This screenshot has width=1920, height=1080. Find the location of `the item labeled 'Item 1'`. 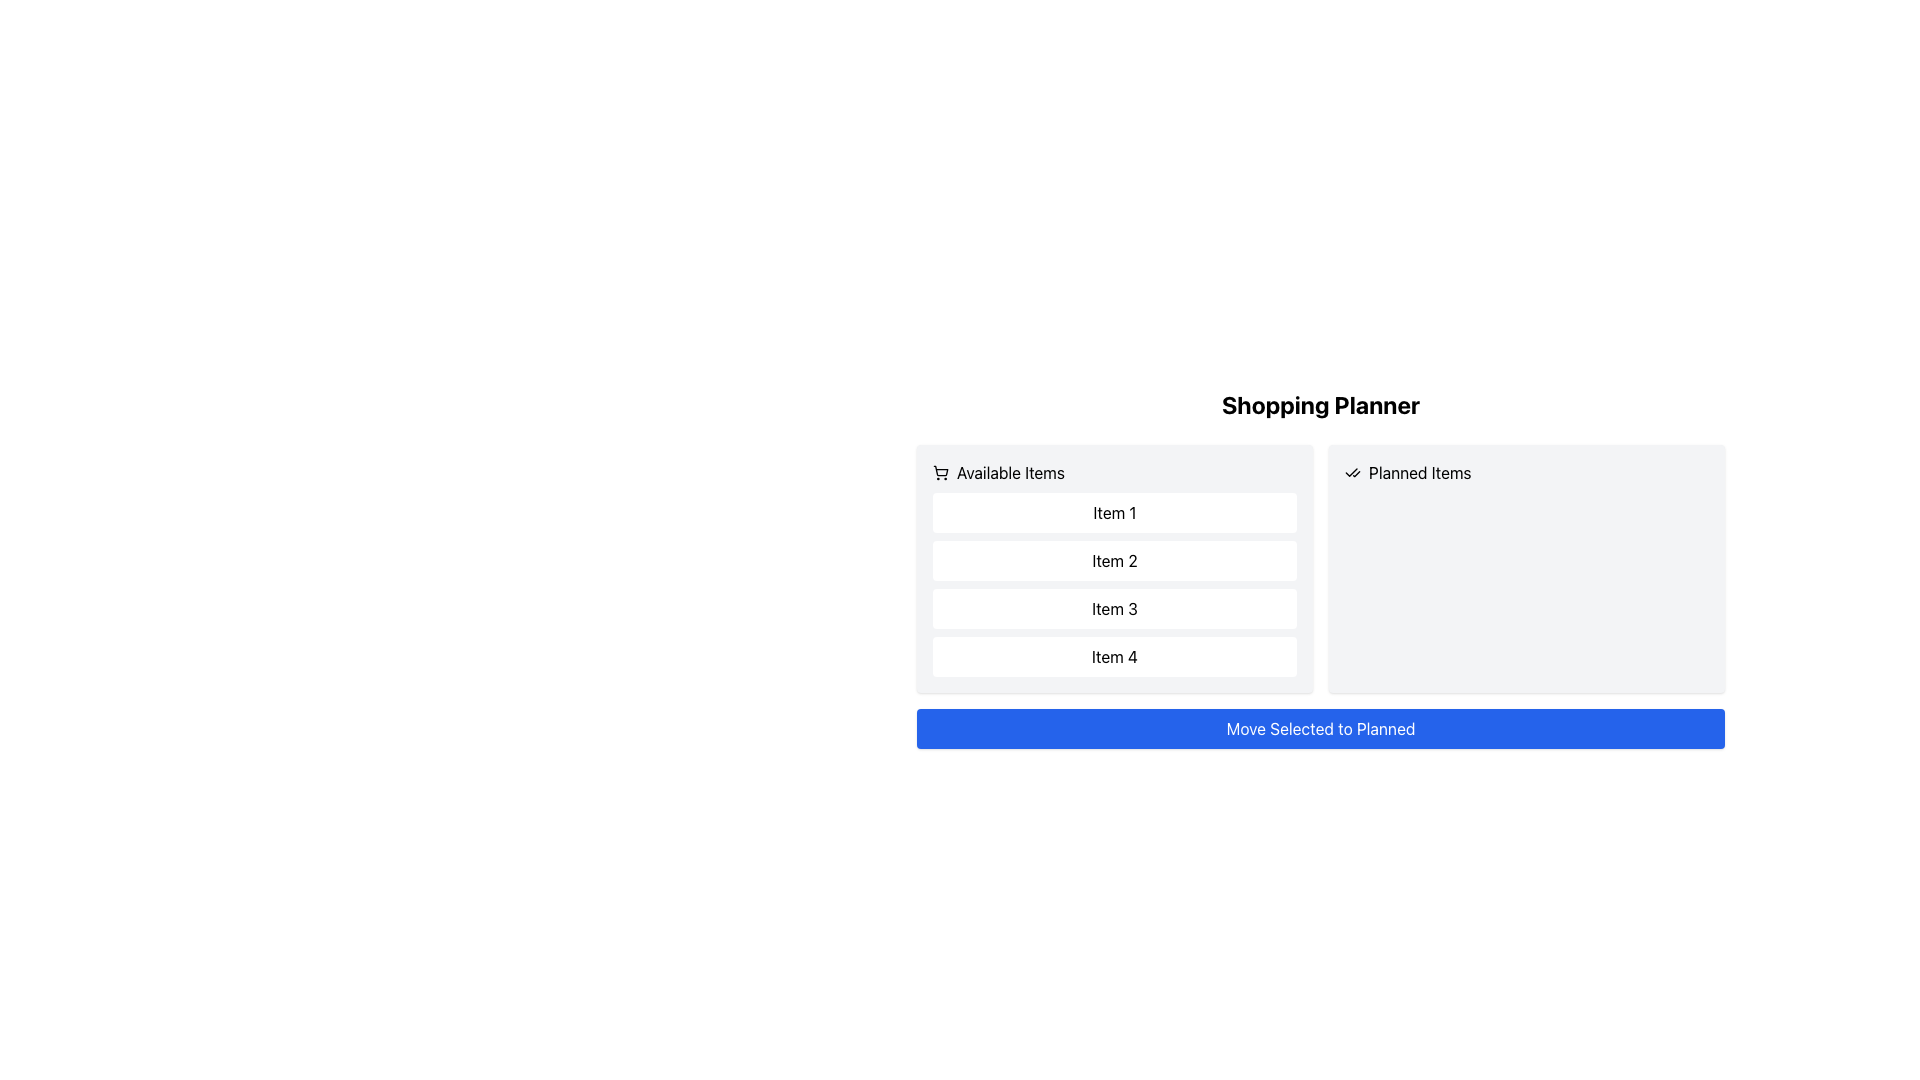

the item labeled 'Item 1' is located at coordinates (1113, 512).